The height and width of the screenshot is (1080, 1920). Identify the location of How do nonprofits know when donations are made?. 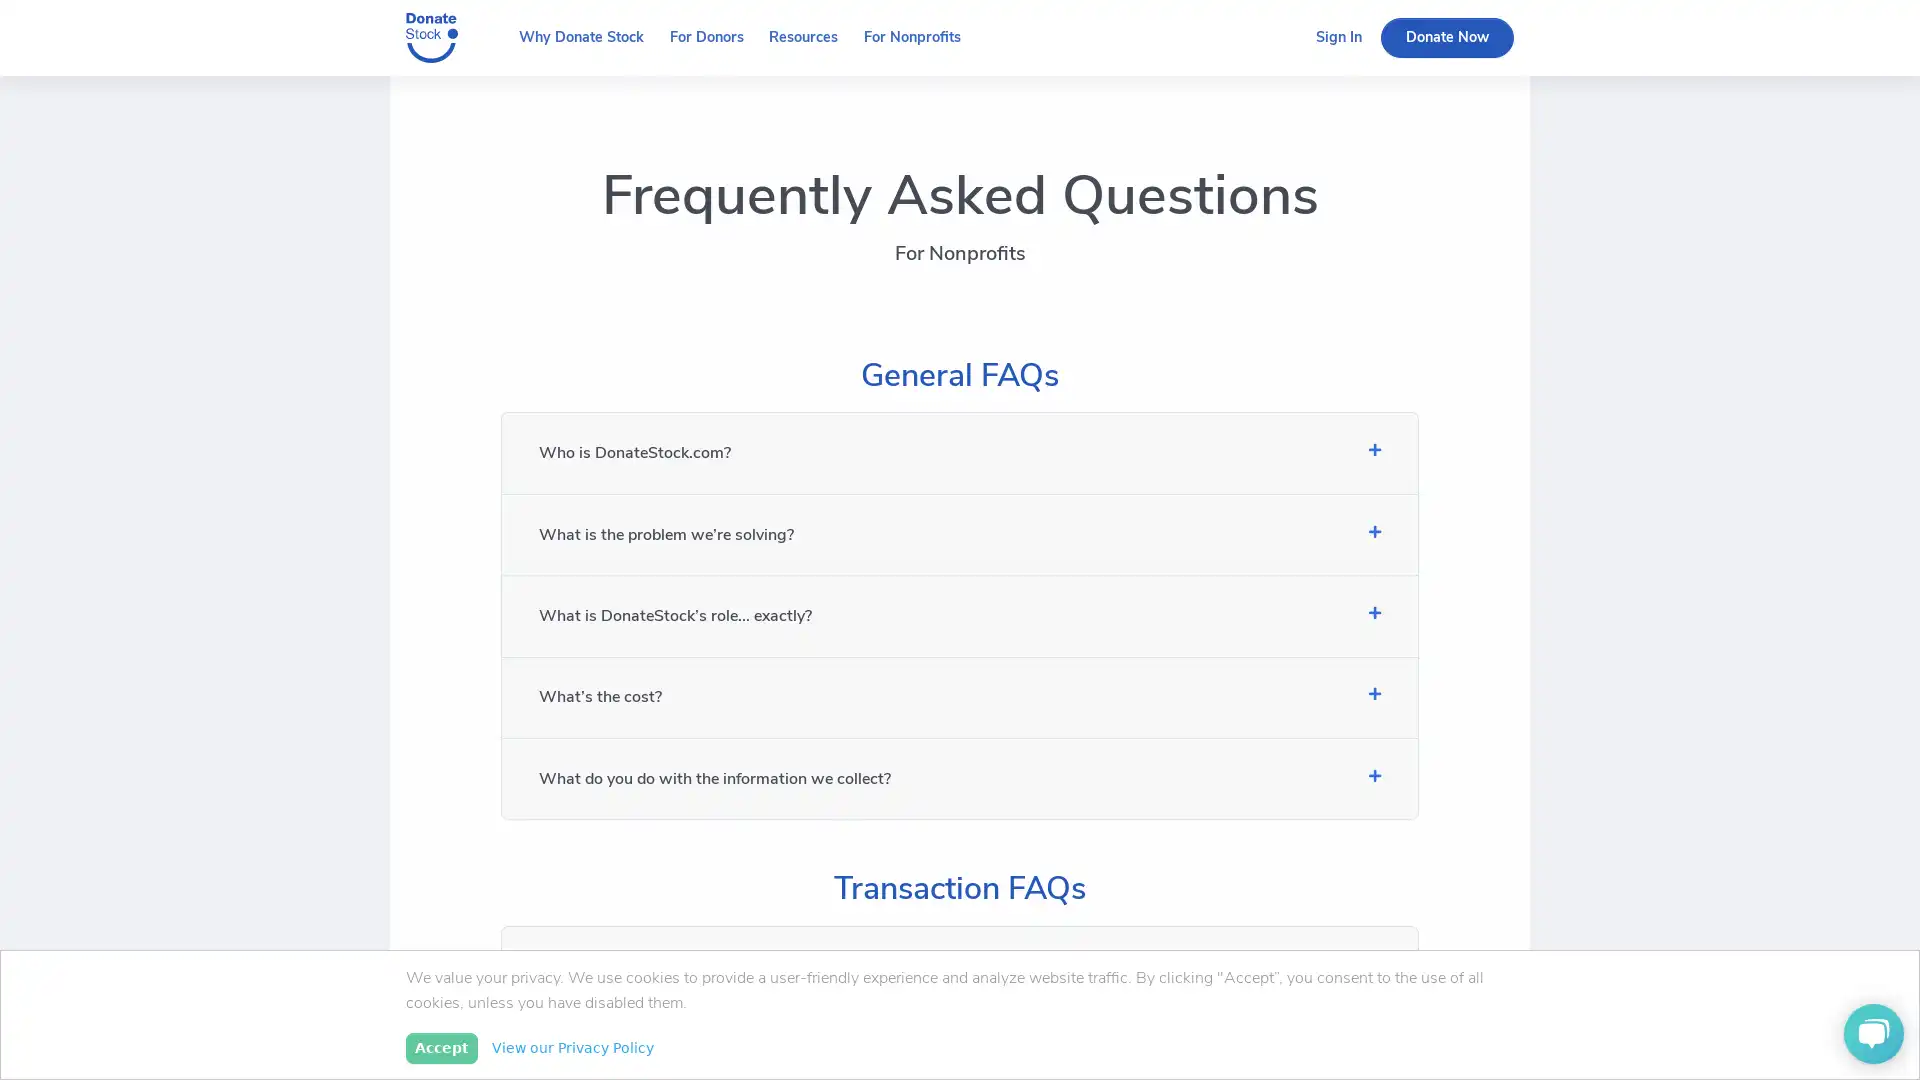
(958, 1047).